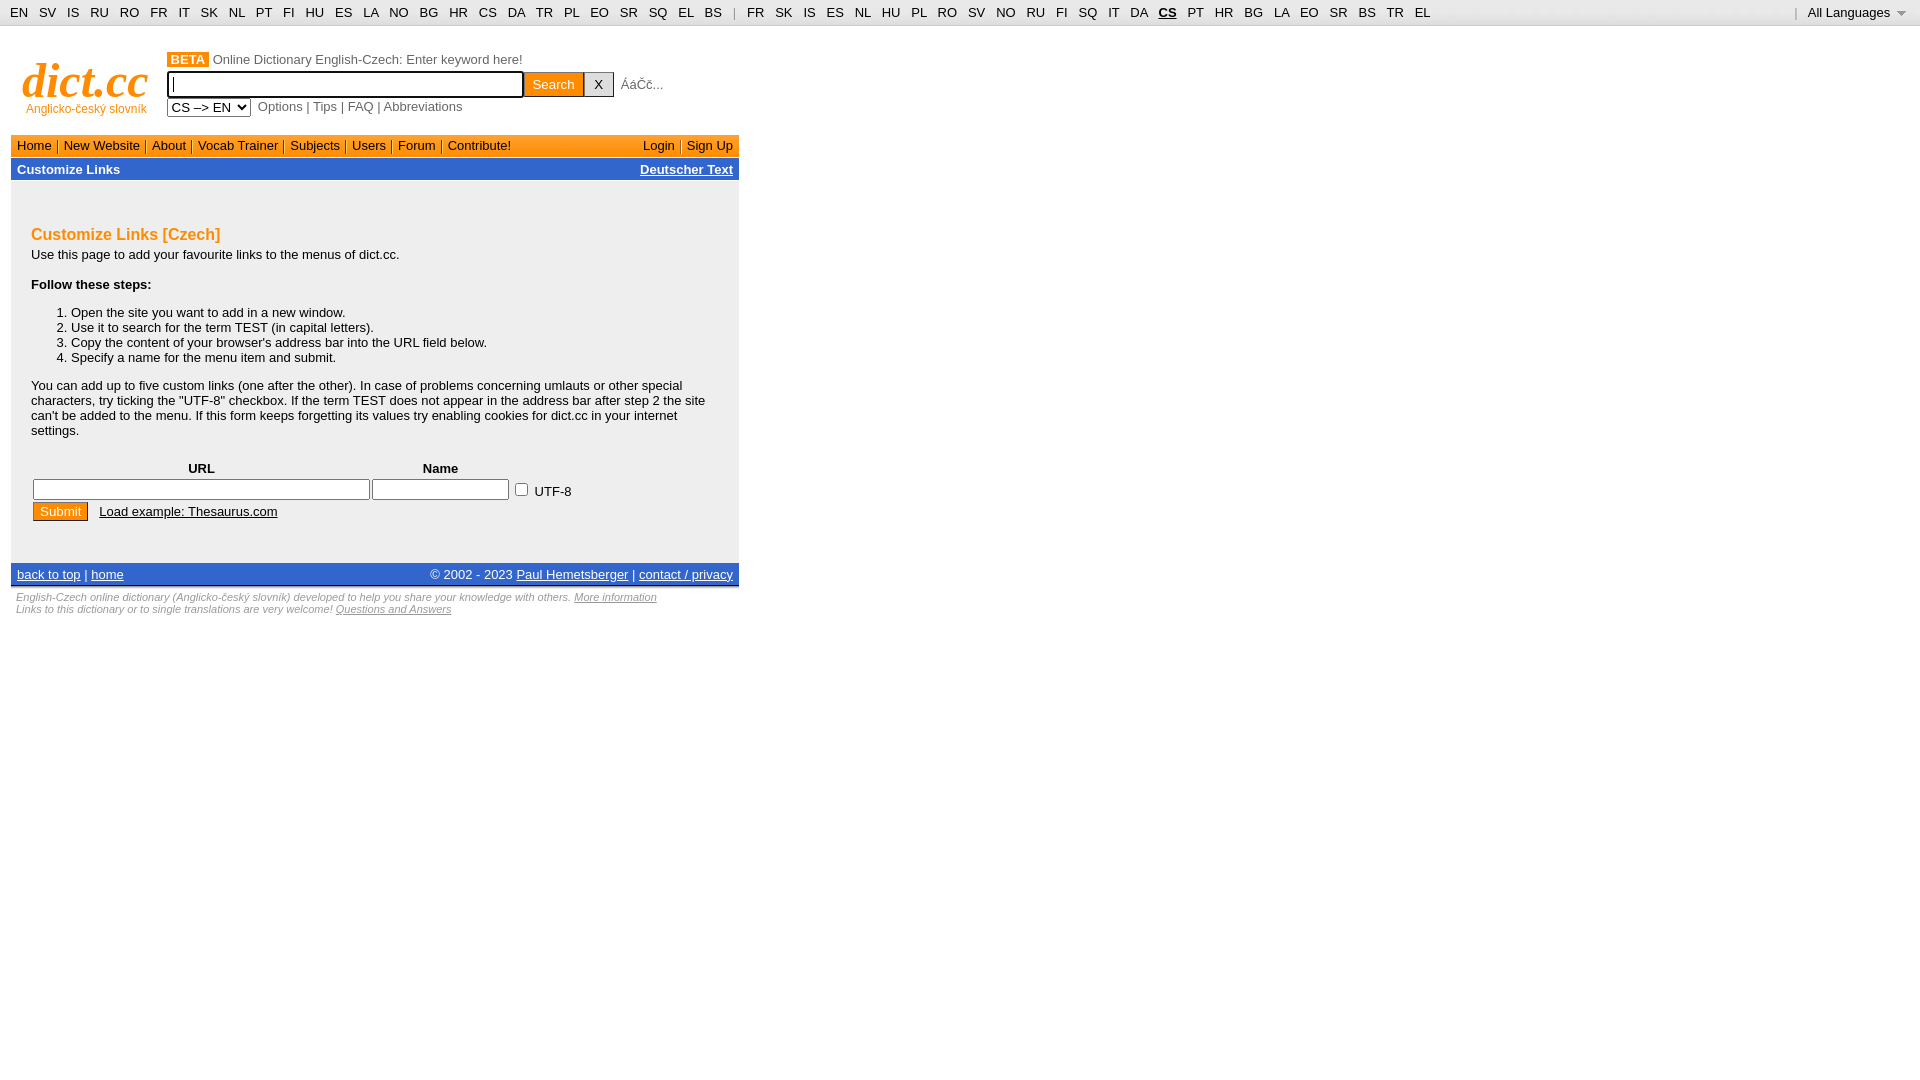 This screenshot has height=1080, width=1920. I want to click on 'Questions and Answers', so click(393, 608).